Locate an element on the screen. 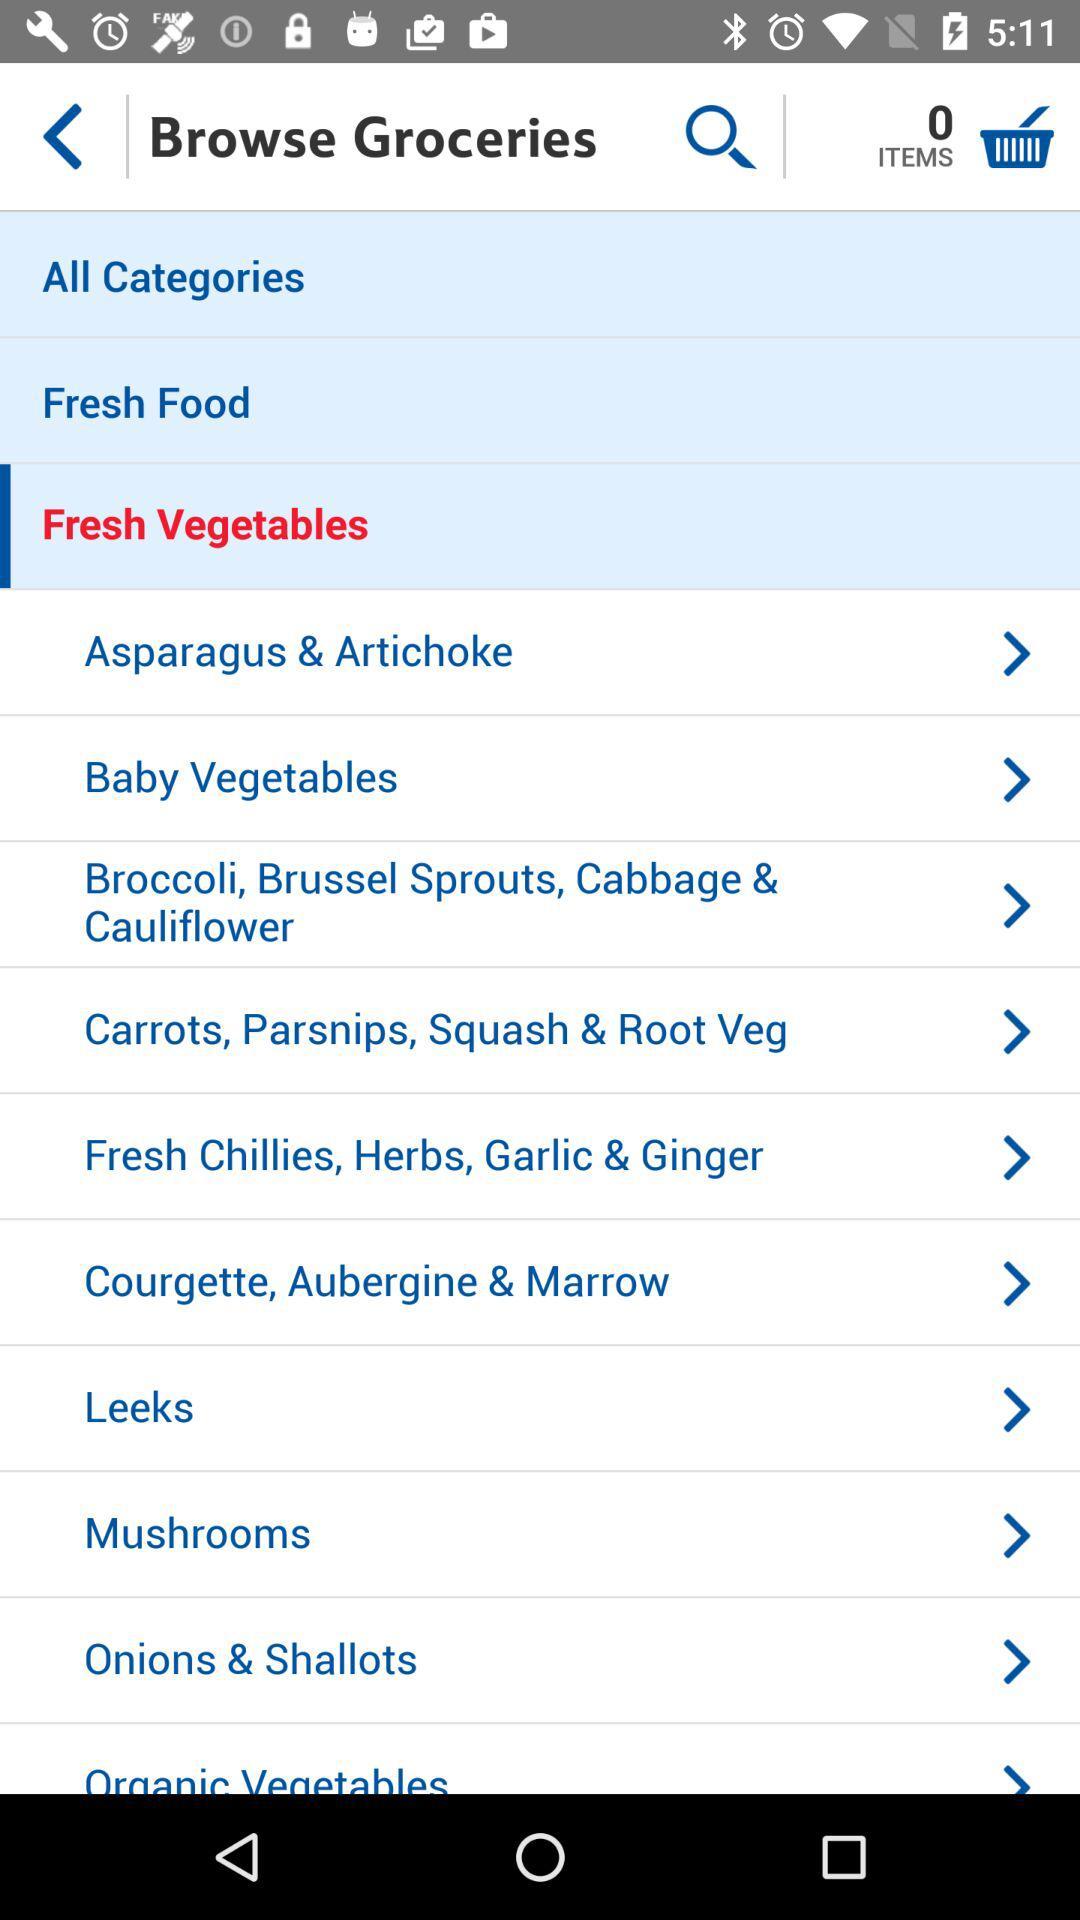 This screenshot has width=1080, height=1920. the broccoli brussel sprouts is located at coordinates (540, 904).